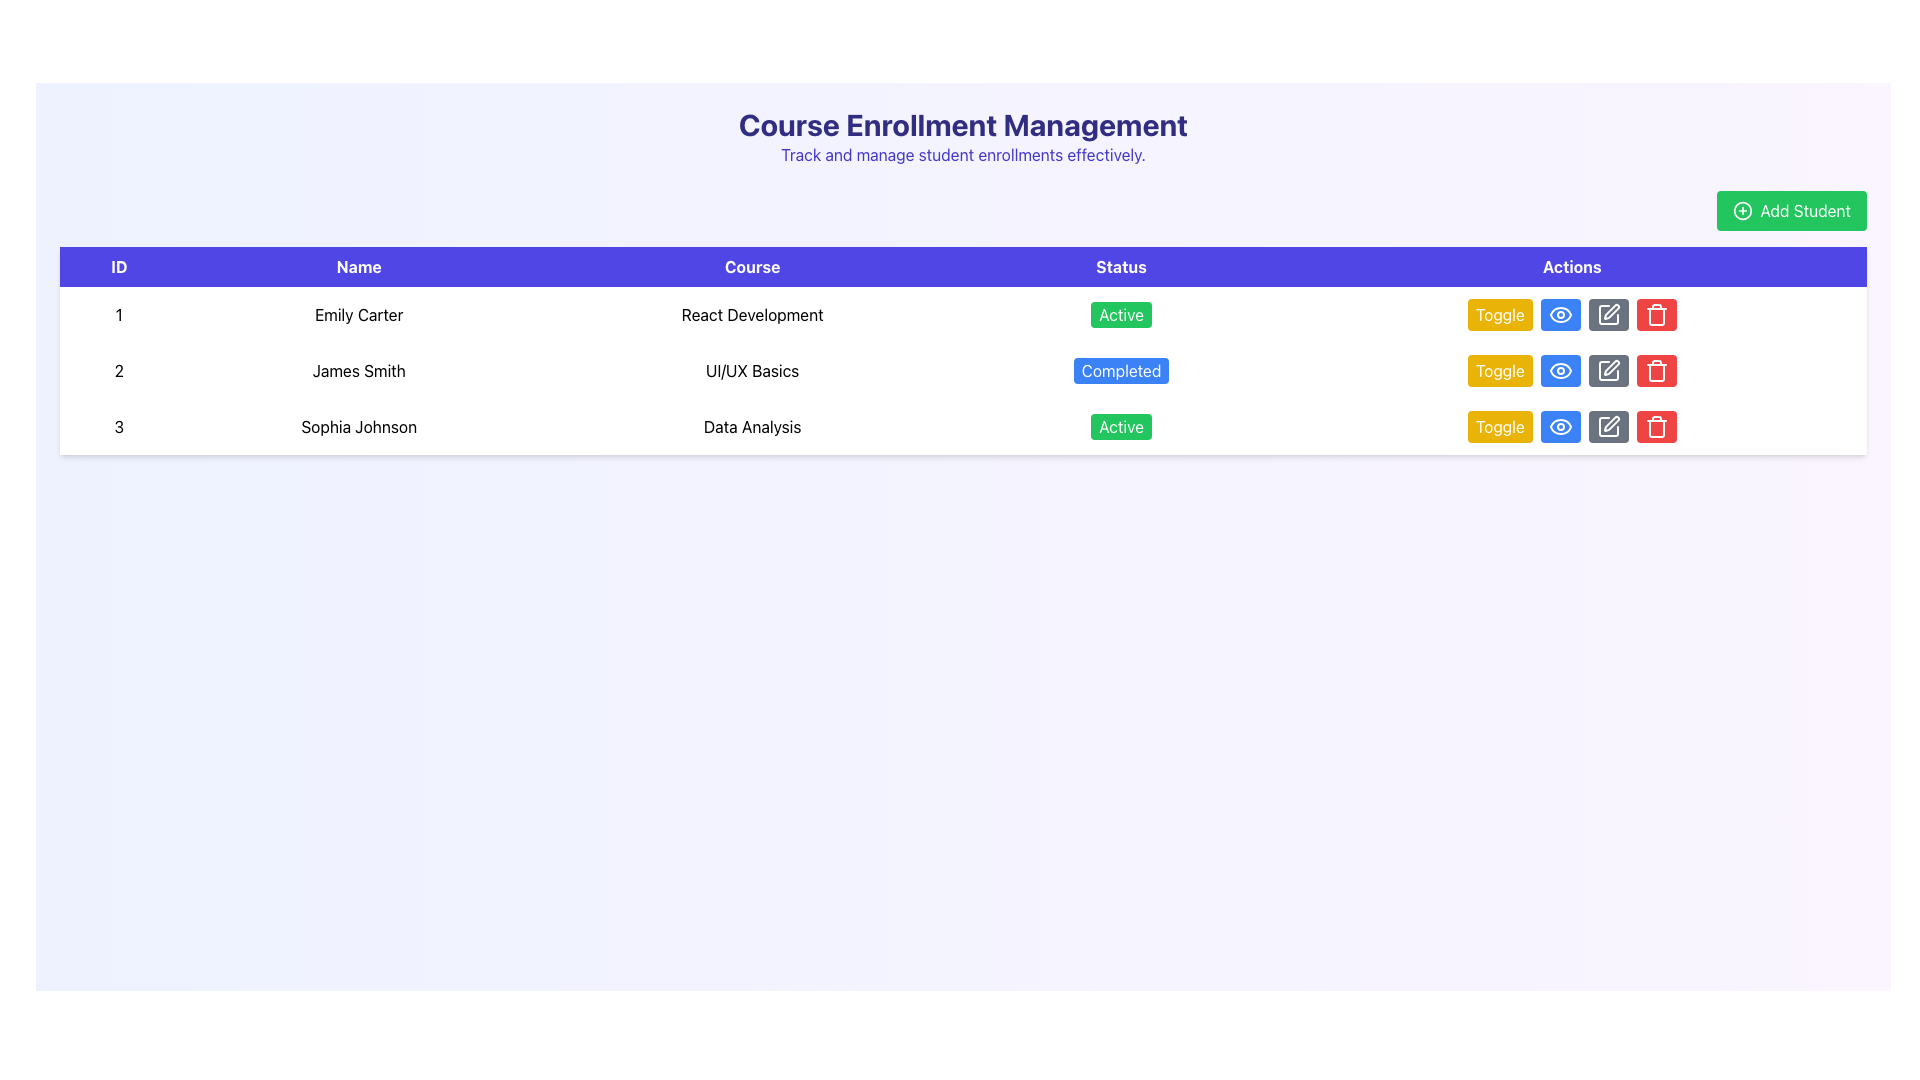 This screenshot has width=1920, height=1080. What do you see at coordinates (118, 426) in the screenshot?
I see `the bold numeral '3' cell in the first column of the last row of the data table for selection` at bounding box center [118, 426].